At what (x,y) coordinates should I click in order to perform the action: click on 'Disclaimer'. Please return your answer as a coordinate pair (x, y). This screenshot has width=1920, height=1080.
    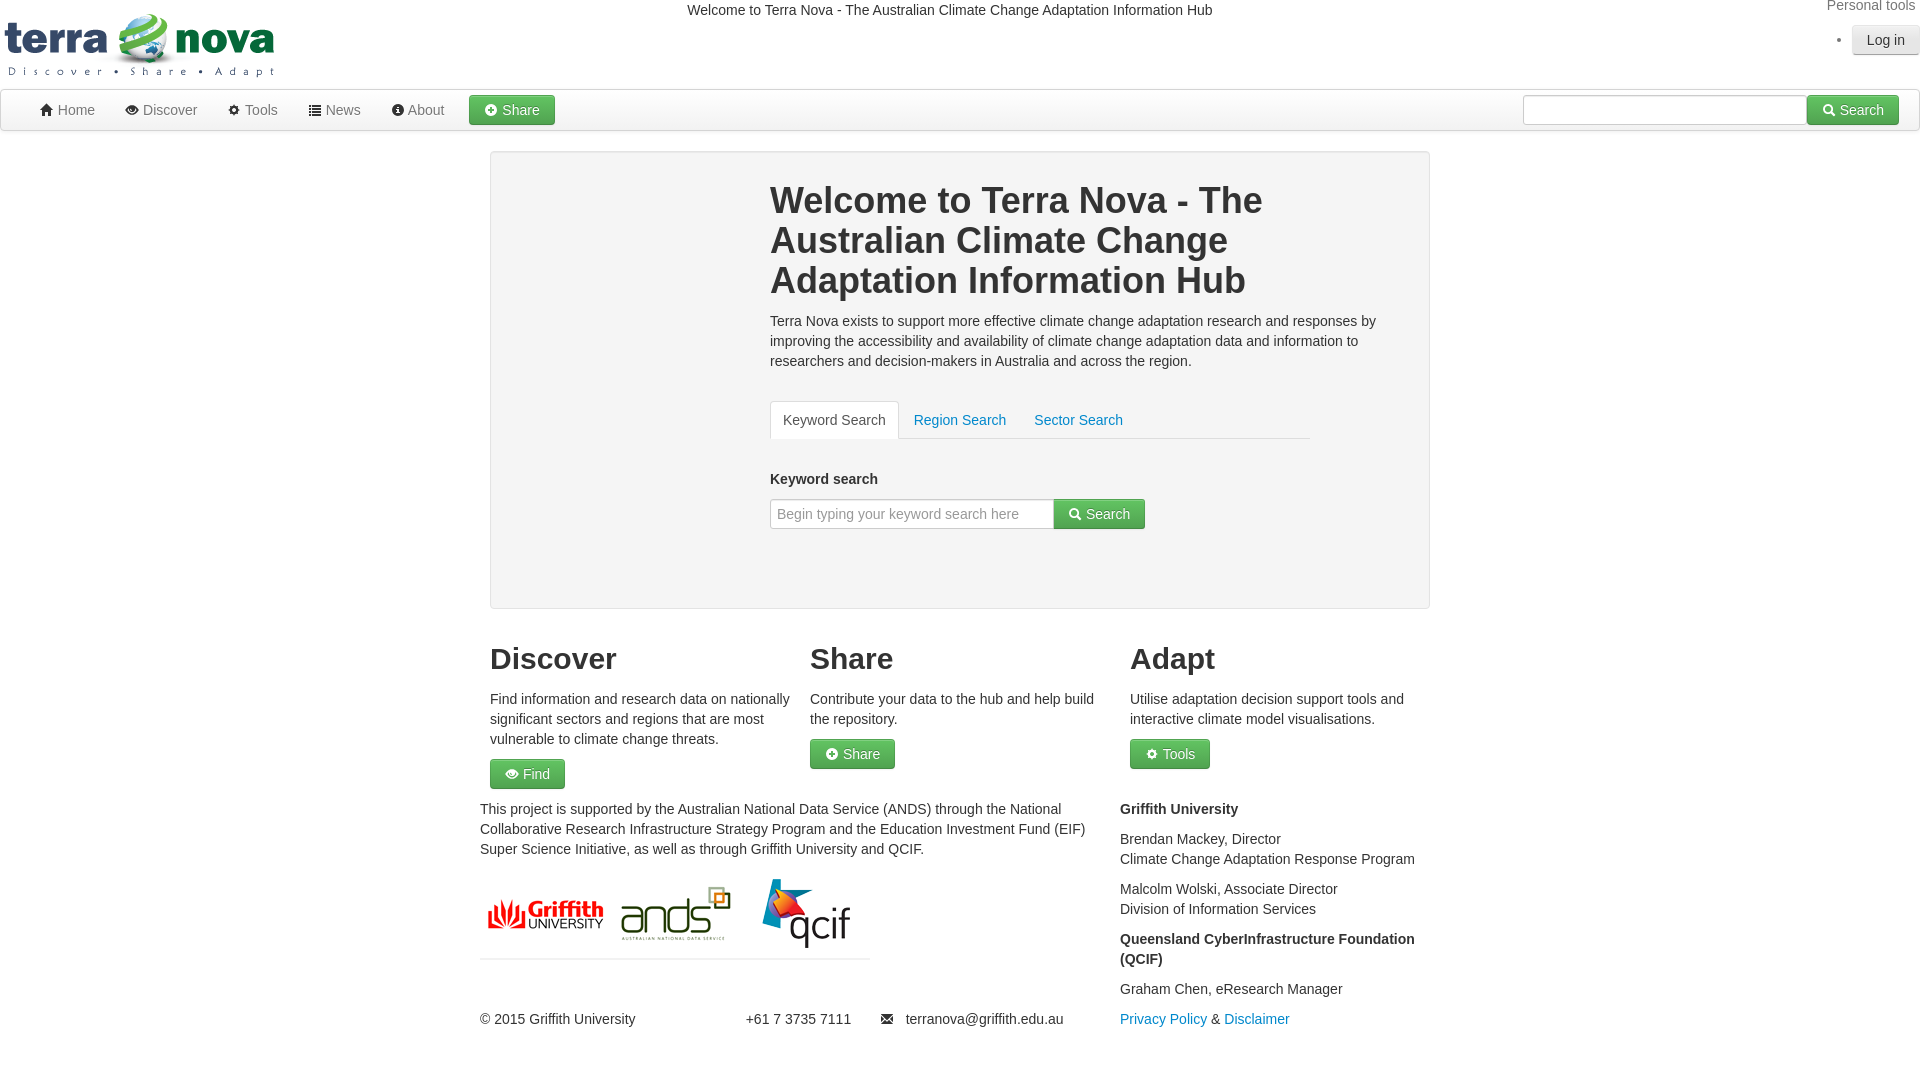
    Looking at the image, I should click on (1255, 1018).